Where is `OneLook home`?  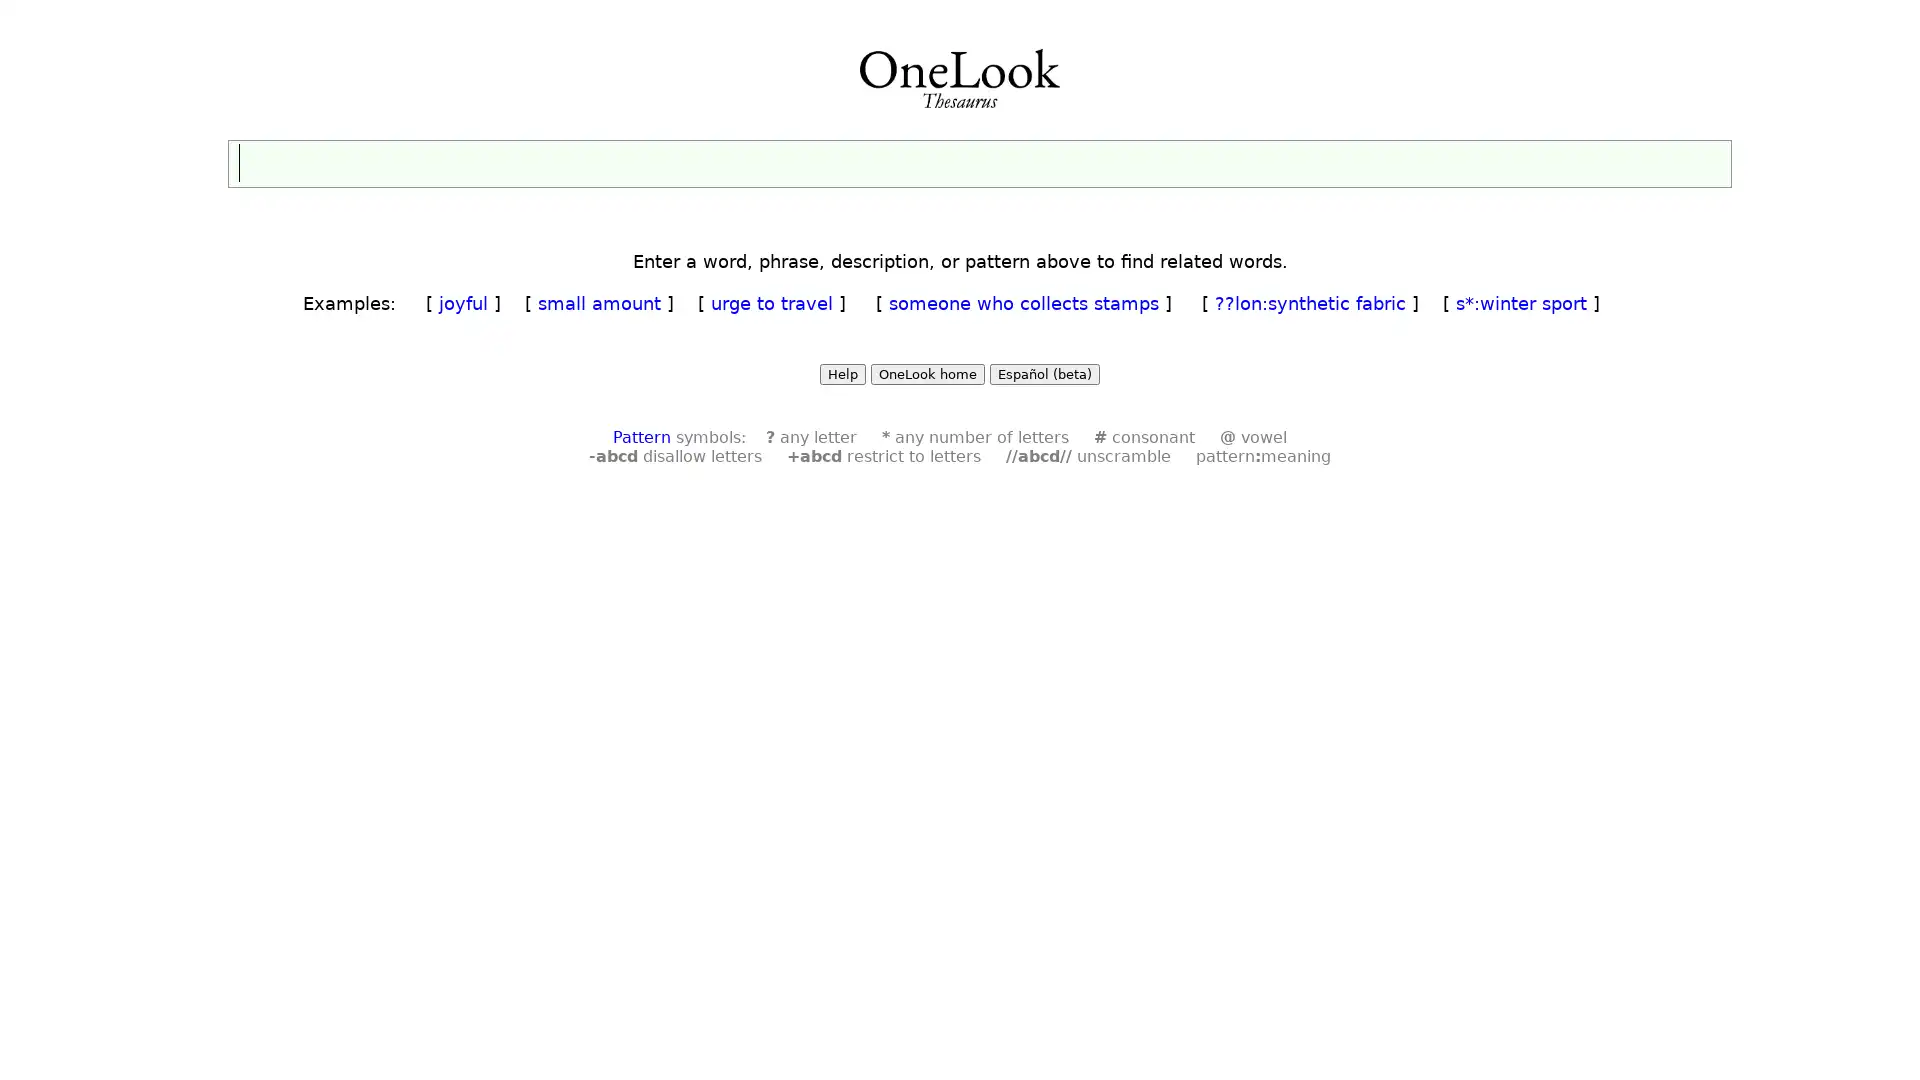
OneLook home is located at coordinates (926, 374).